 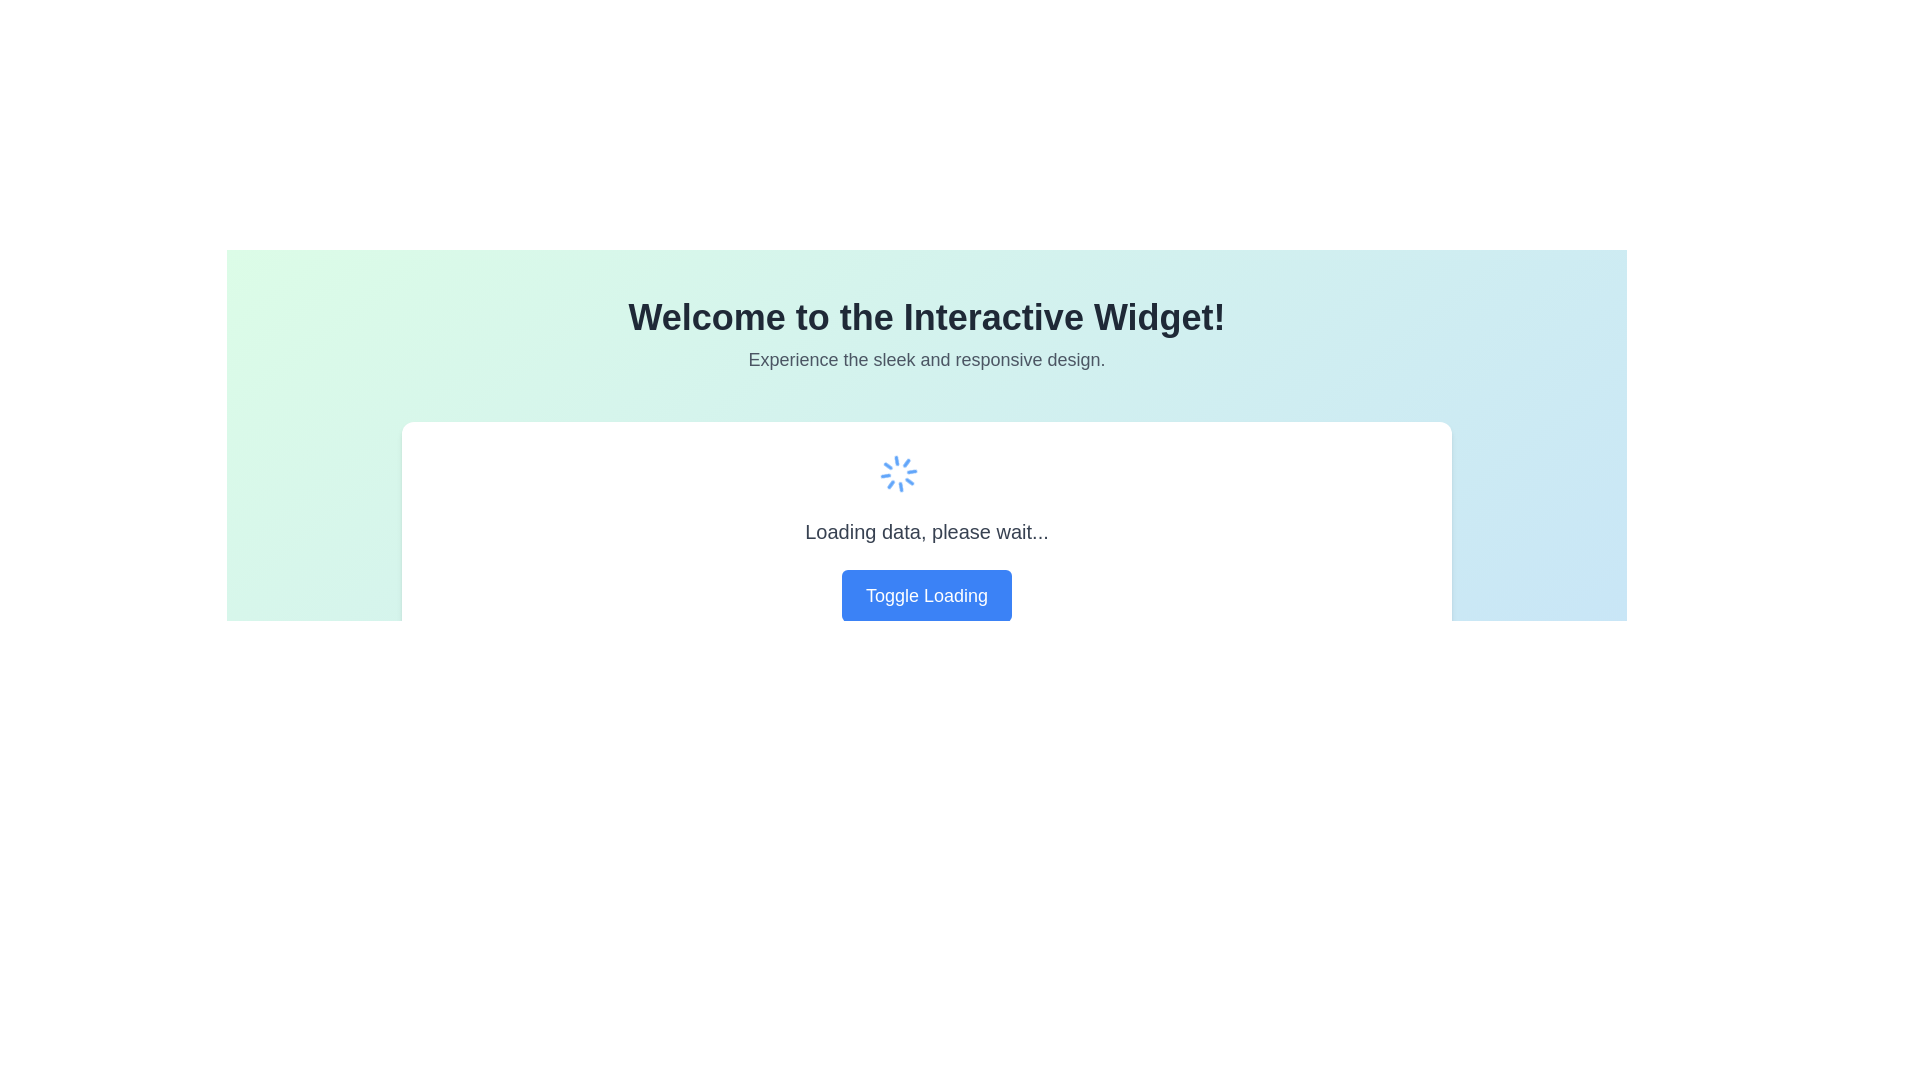 I want to click on the text label displaying 'Loading data, please wait...' which is centrally placed beneath a spinning loader icon and above the 'Toggle Loading' button, so click(x=925, y=531).